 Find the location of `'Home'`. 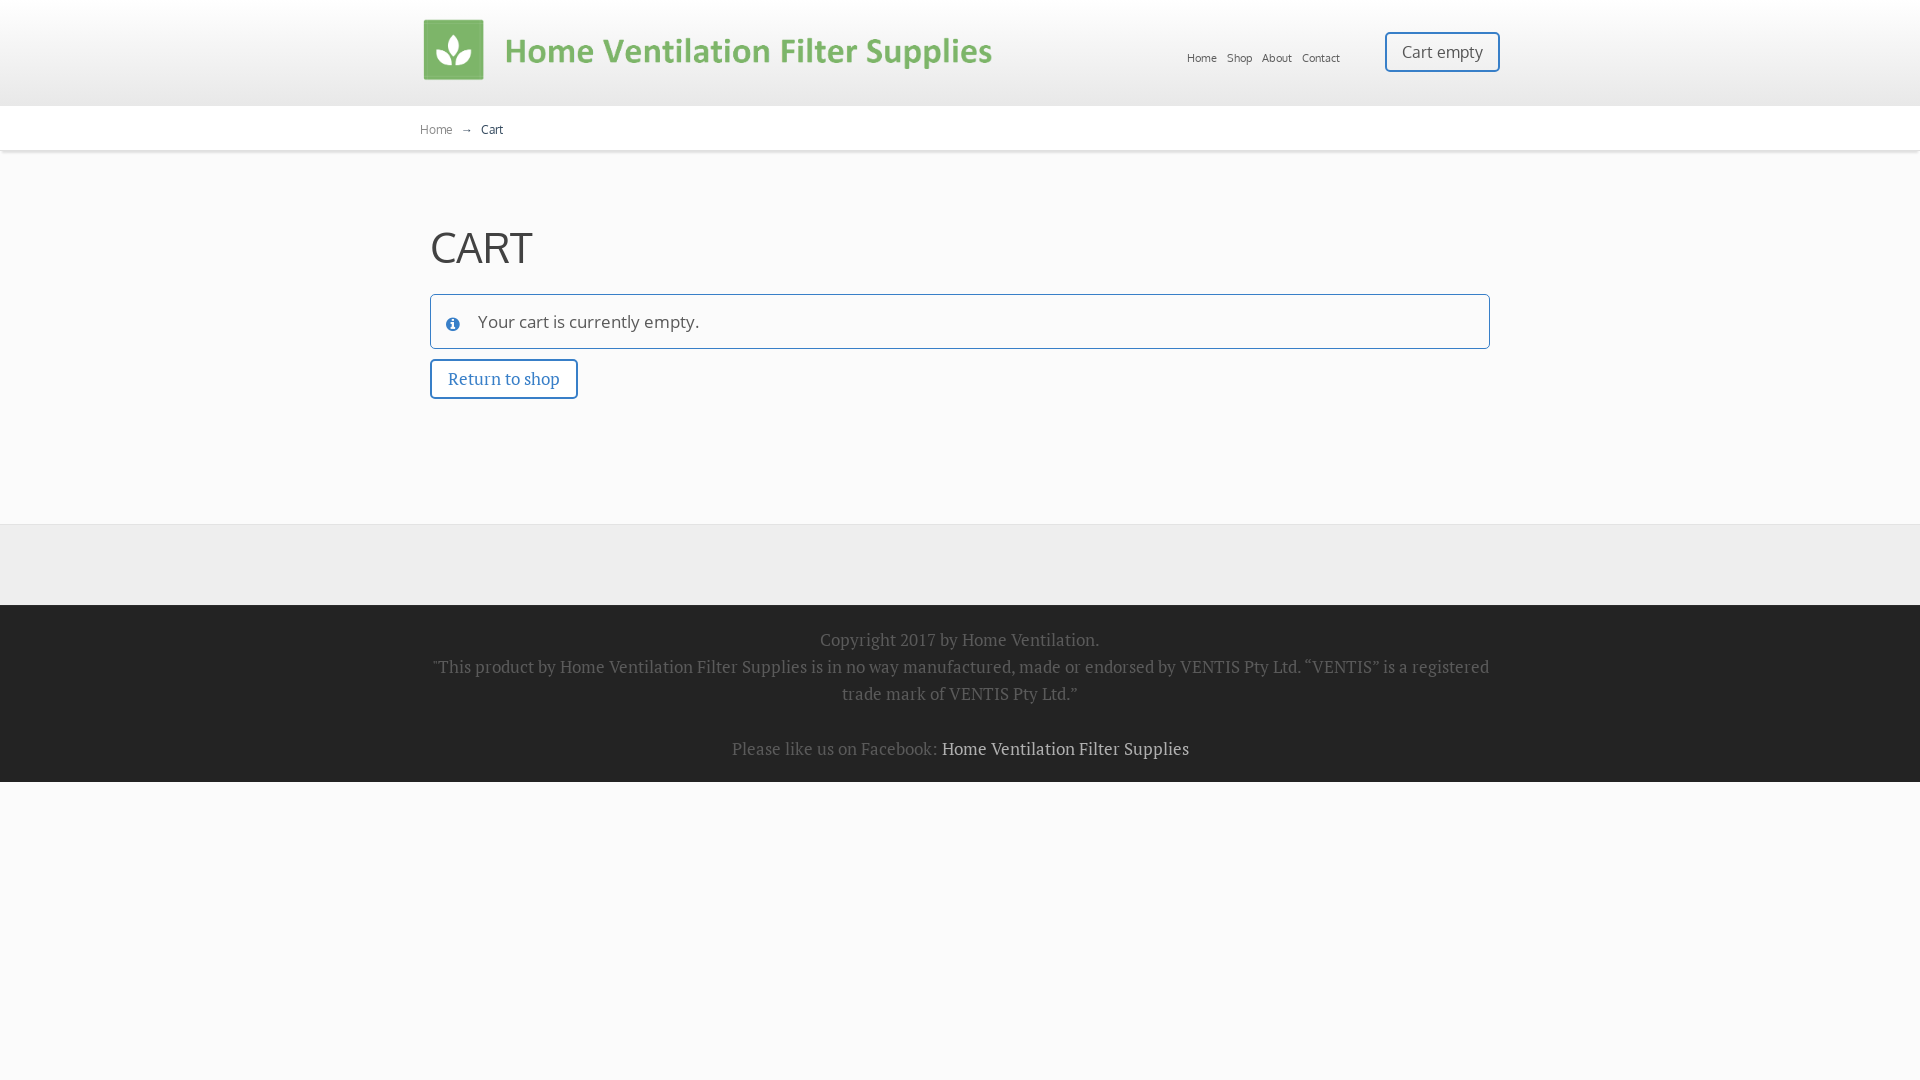

'Home' is located at coordinates (1205, 52).